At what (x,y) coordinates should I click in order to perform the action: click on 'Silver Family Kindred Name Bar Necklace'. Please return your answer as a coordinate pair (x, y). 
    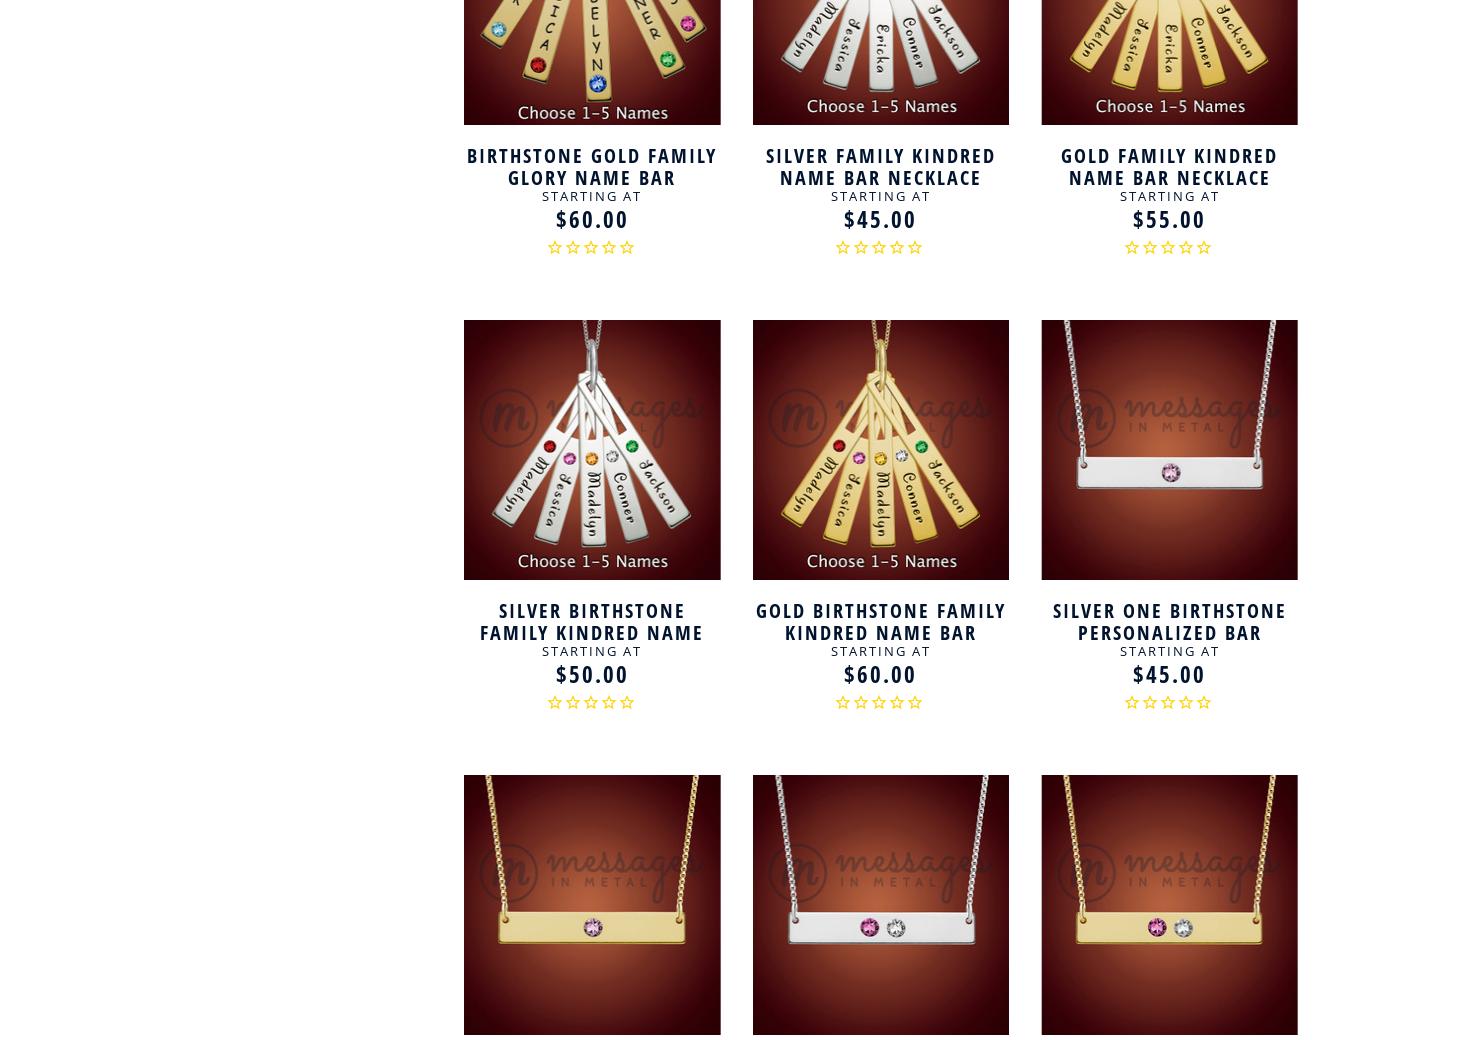
    Looking at the image, I should click on (879, 165).